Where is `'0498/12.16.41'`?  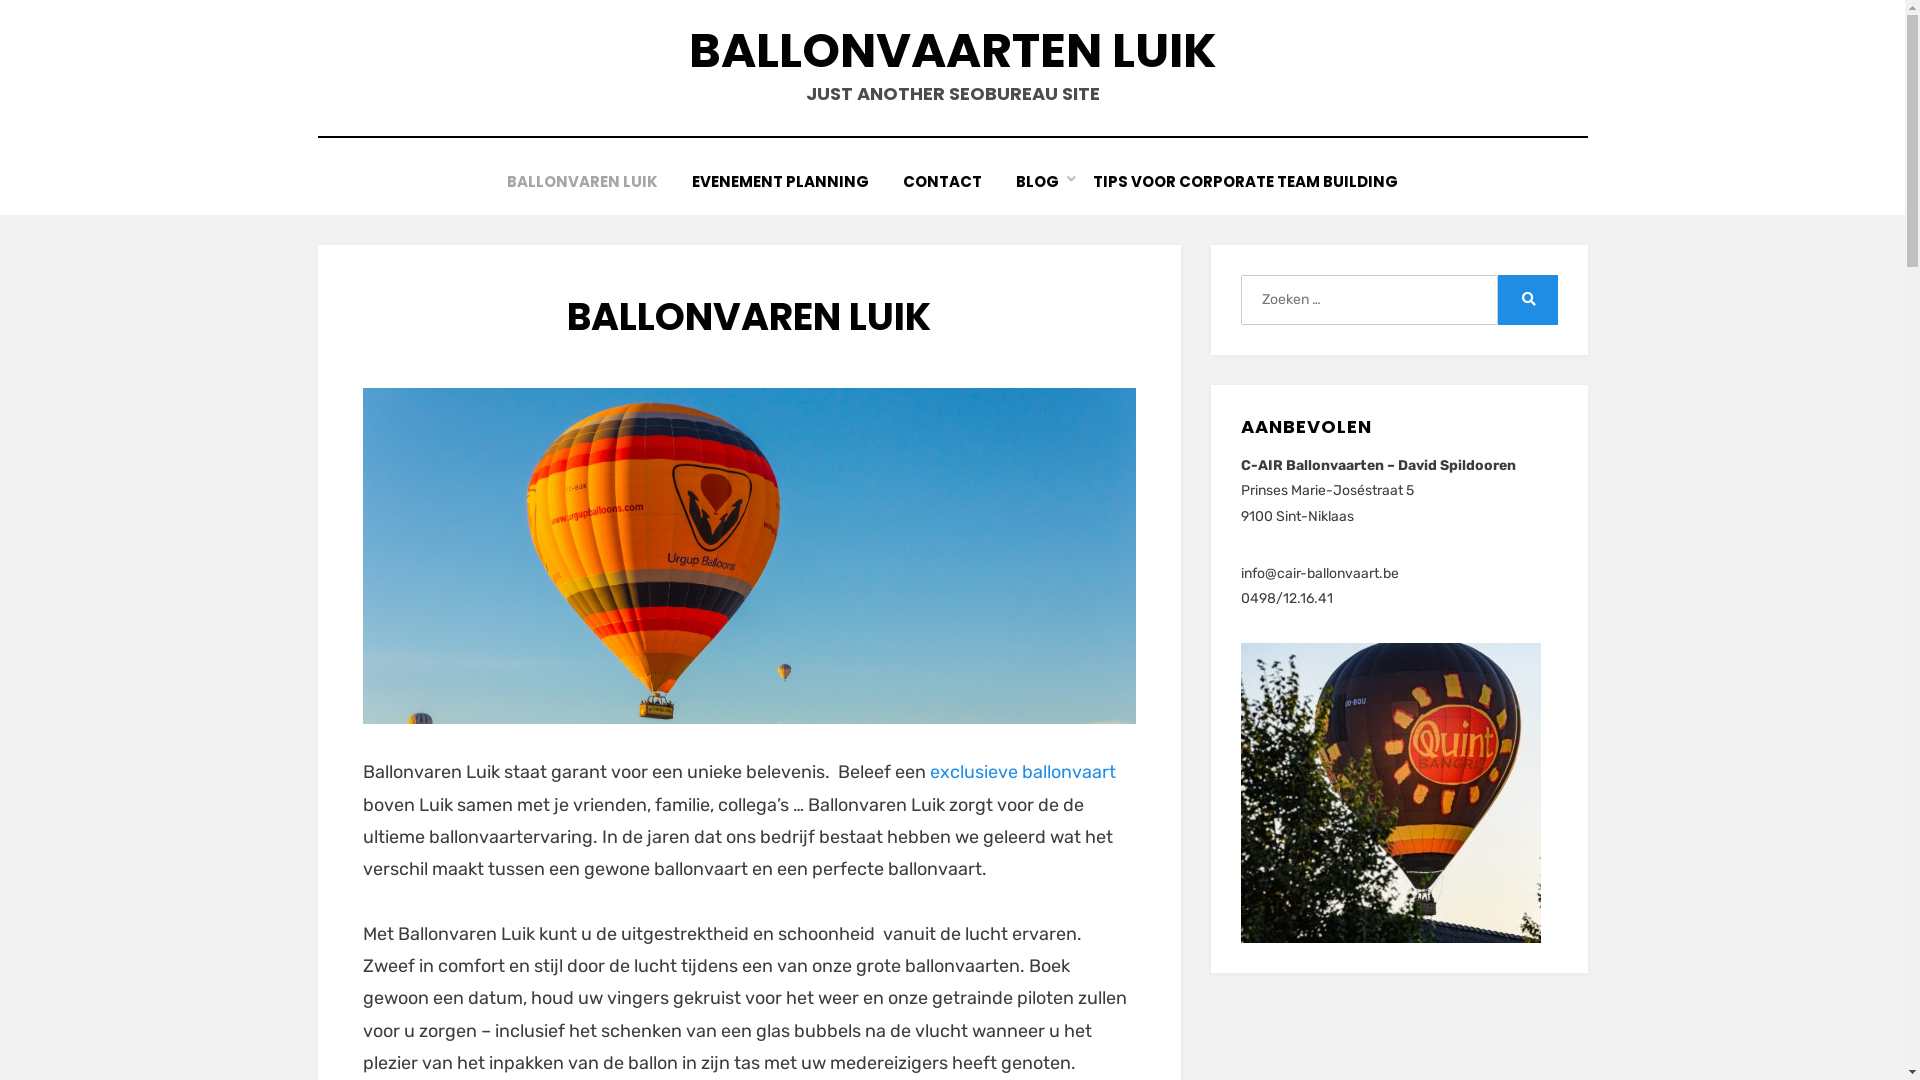
'0498/12.16.41' is located at coordinates (1286, 597).